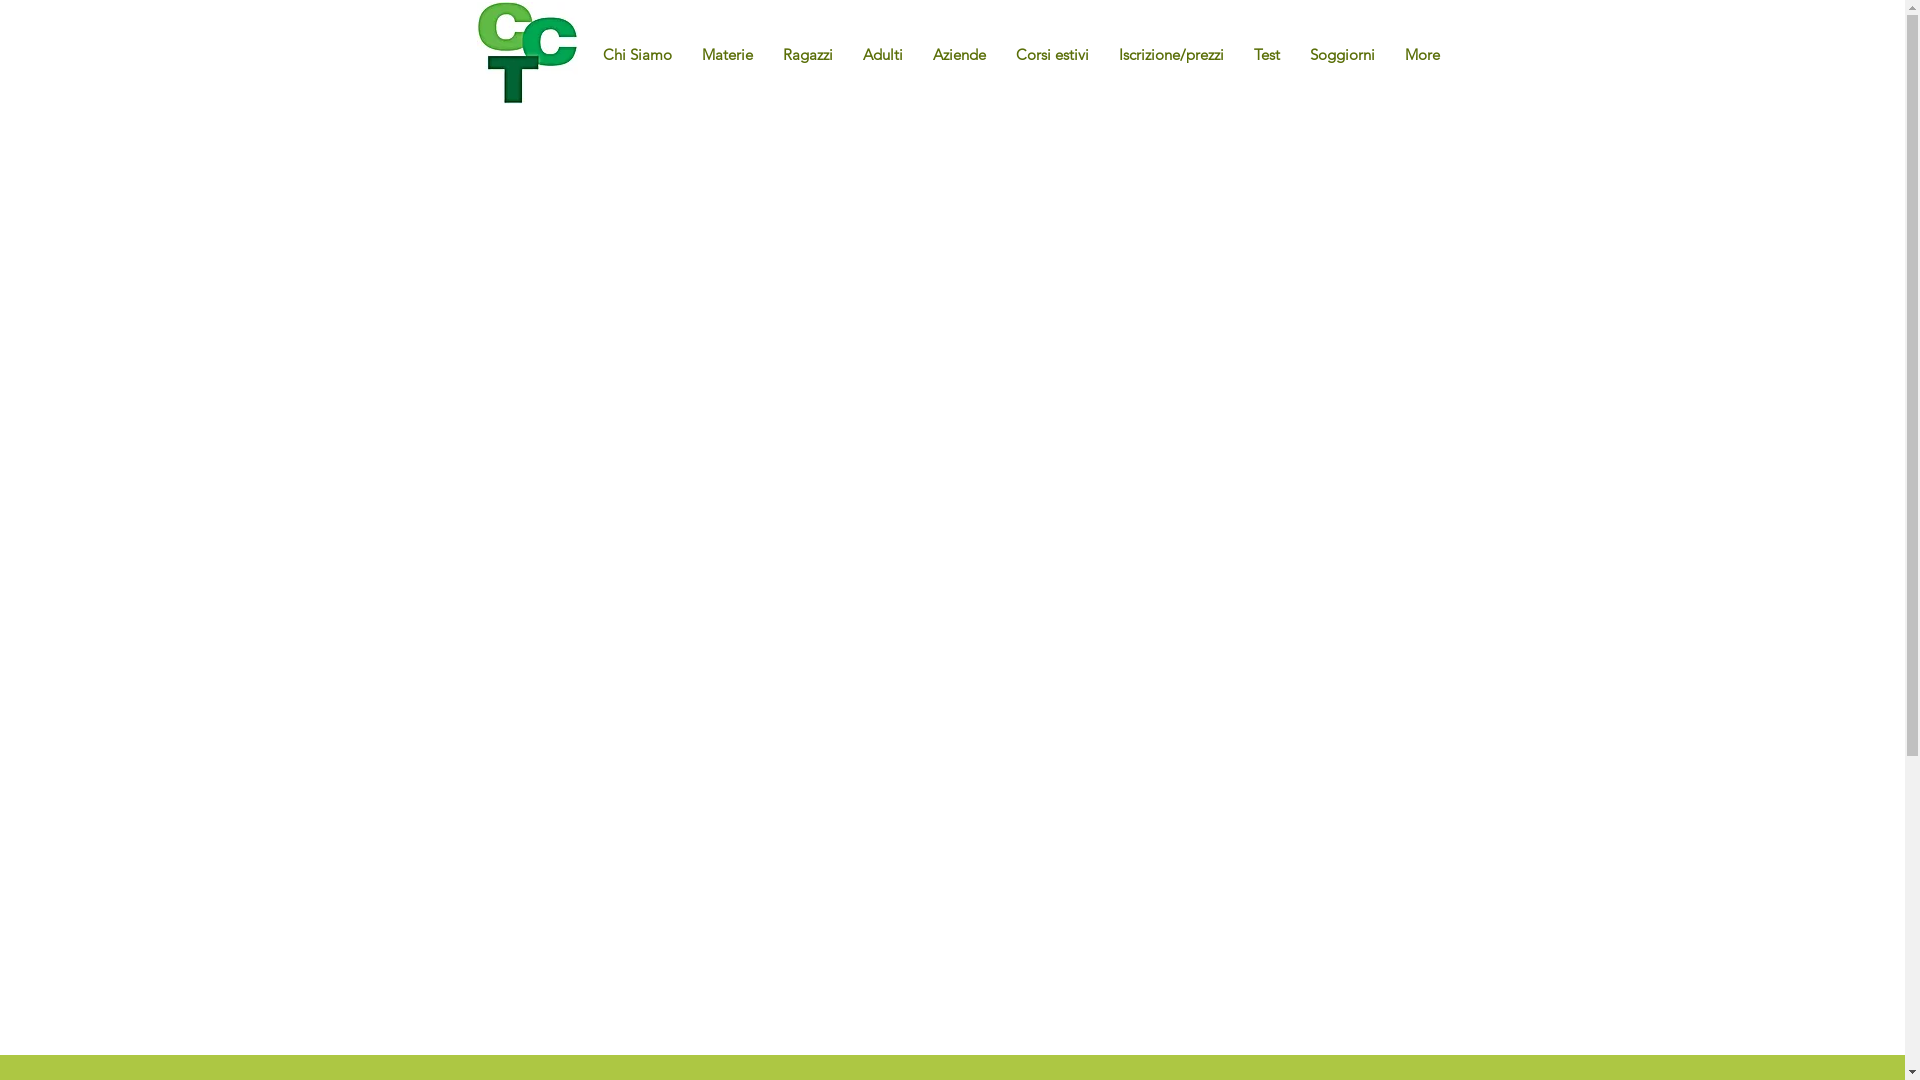  I want to click on 'Materie', so click(624, 45).